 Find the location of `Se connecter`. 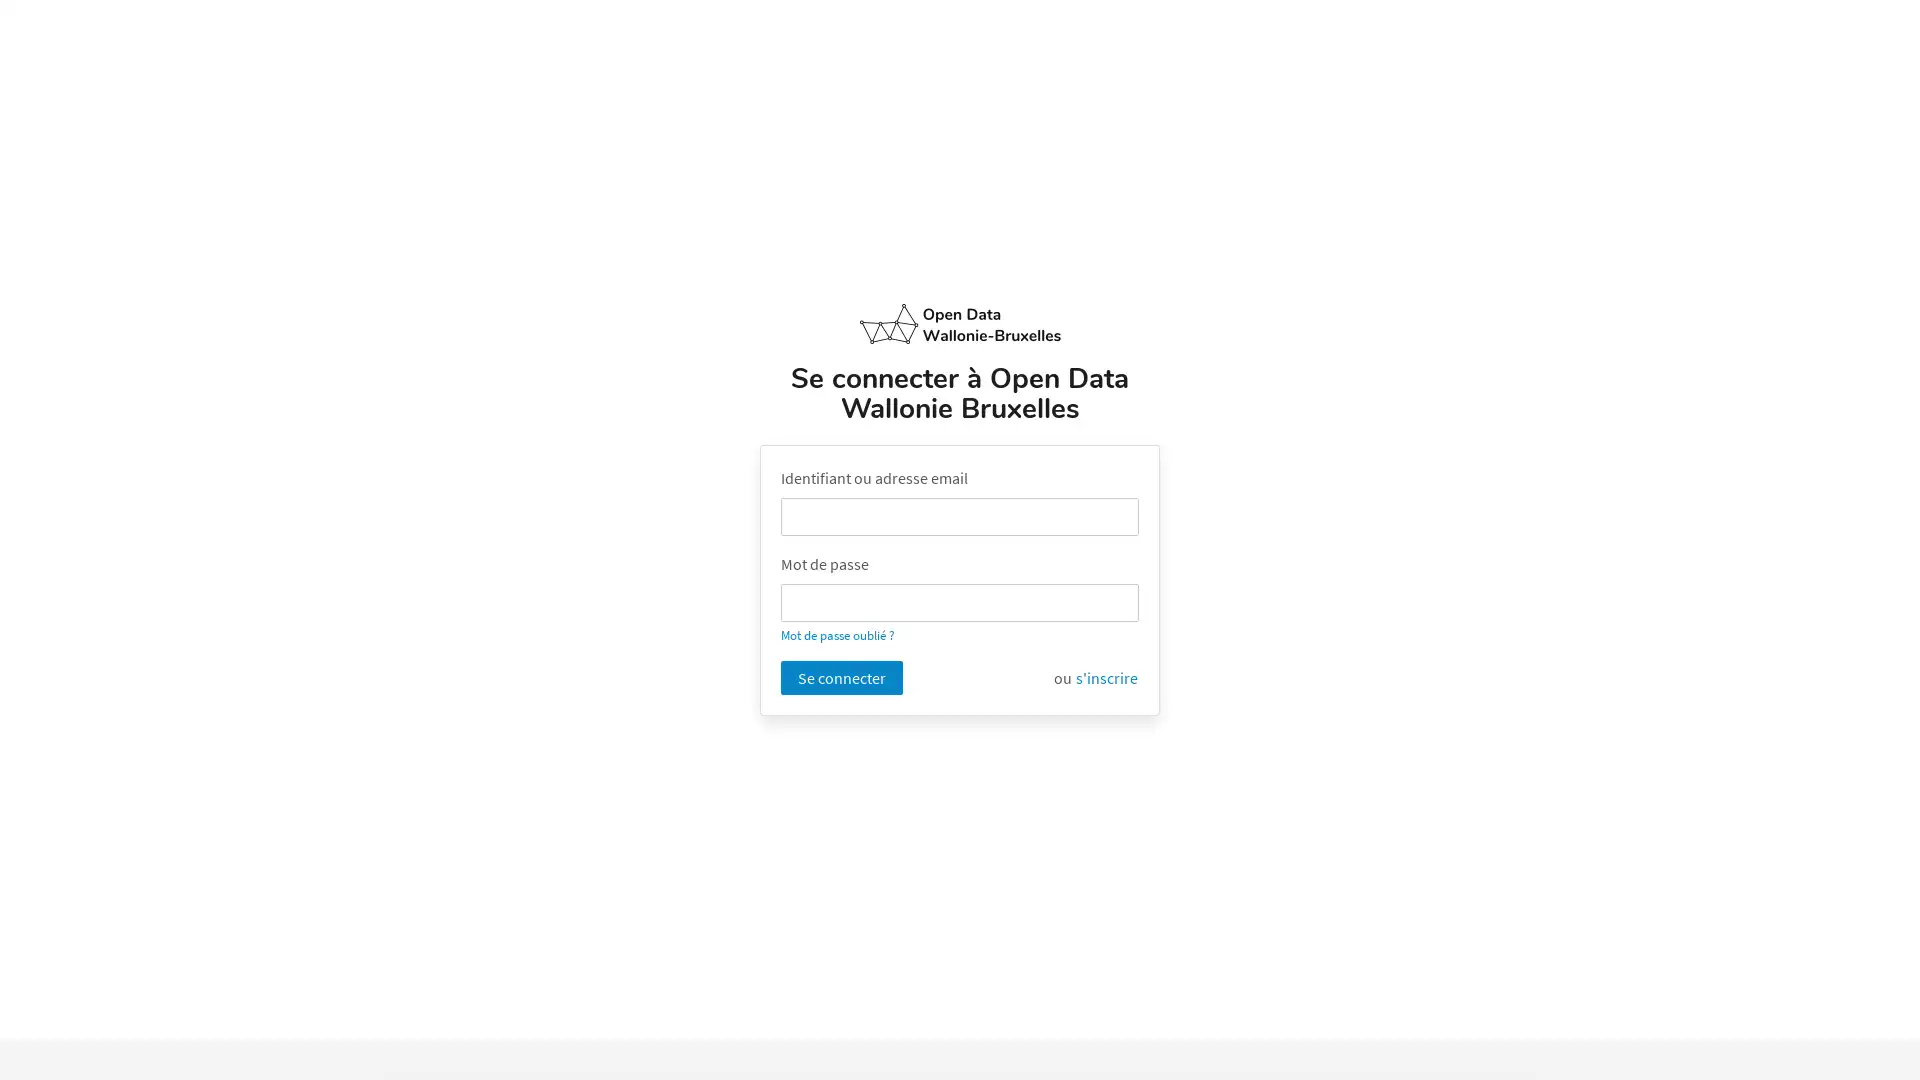

Se connecter is located at coordinates (841, 676).